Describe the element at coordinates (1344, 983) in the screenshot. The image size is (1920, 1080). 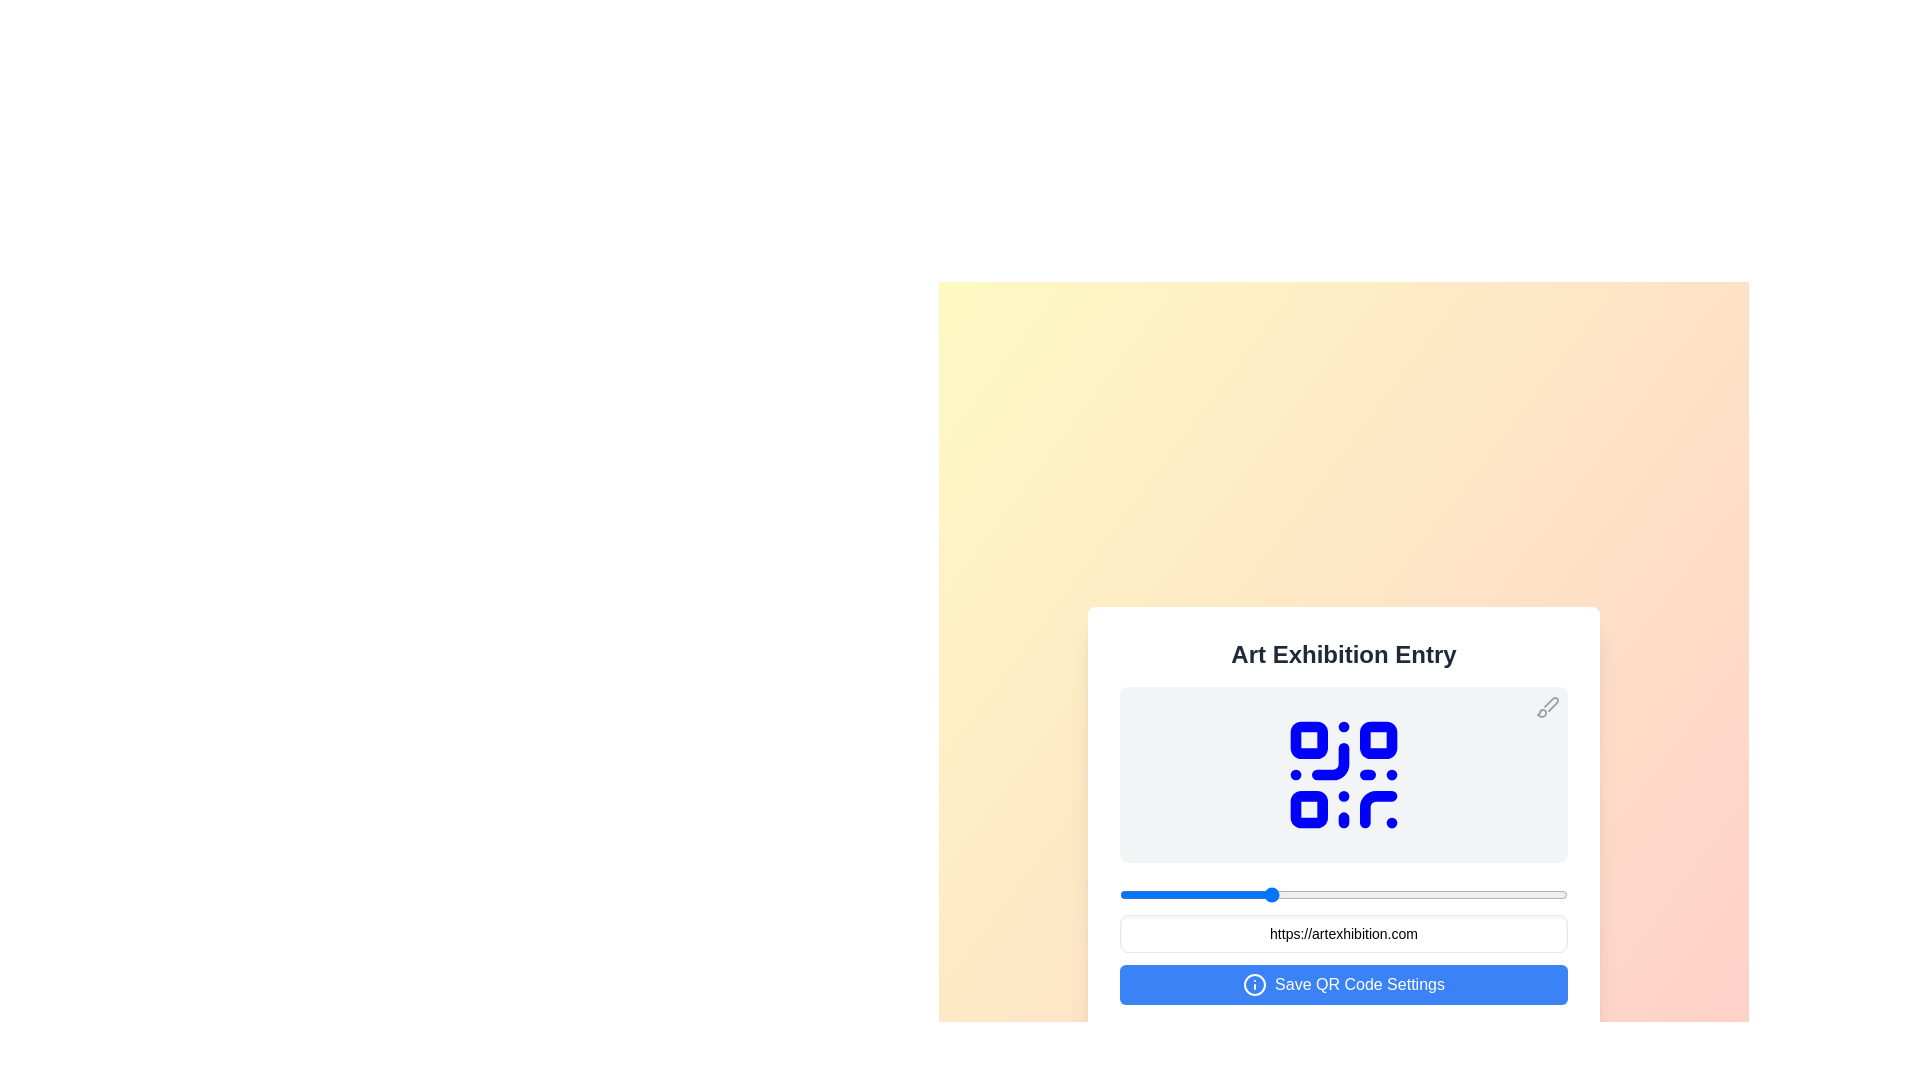
I see `the 'Save QR Code Settings' button with a solid blue background and white text` at that location.